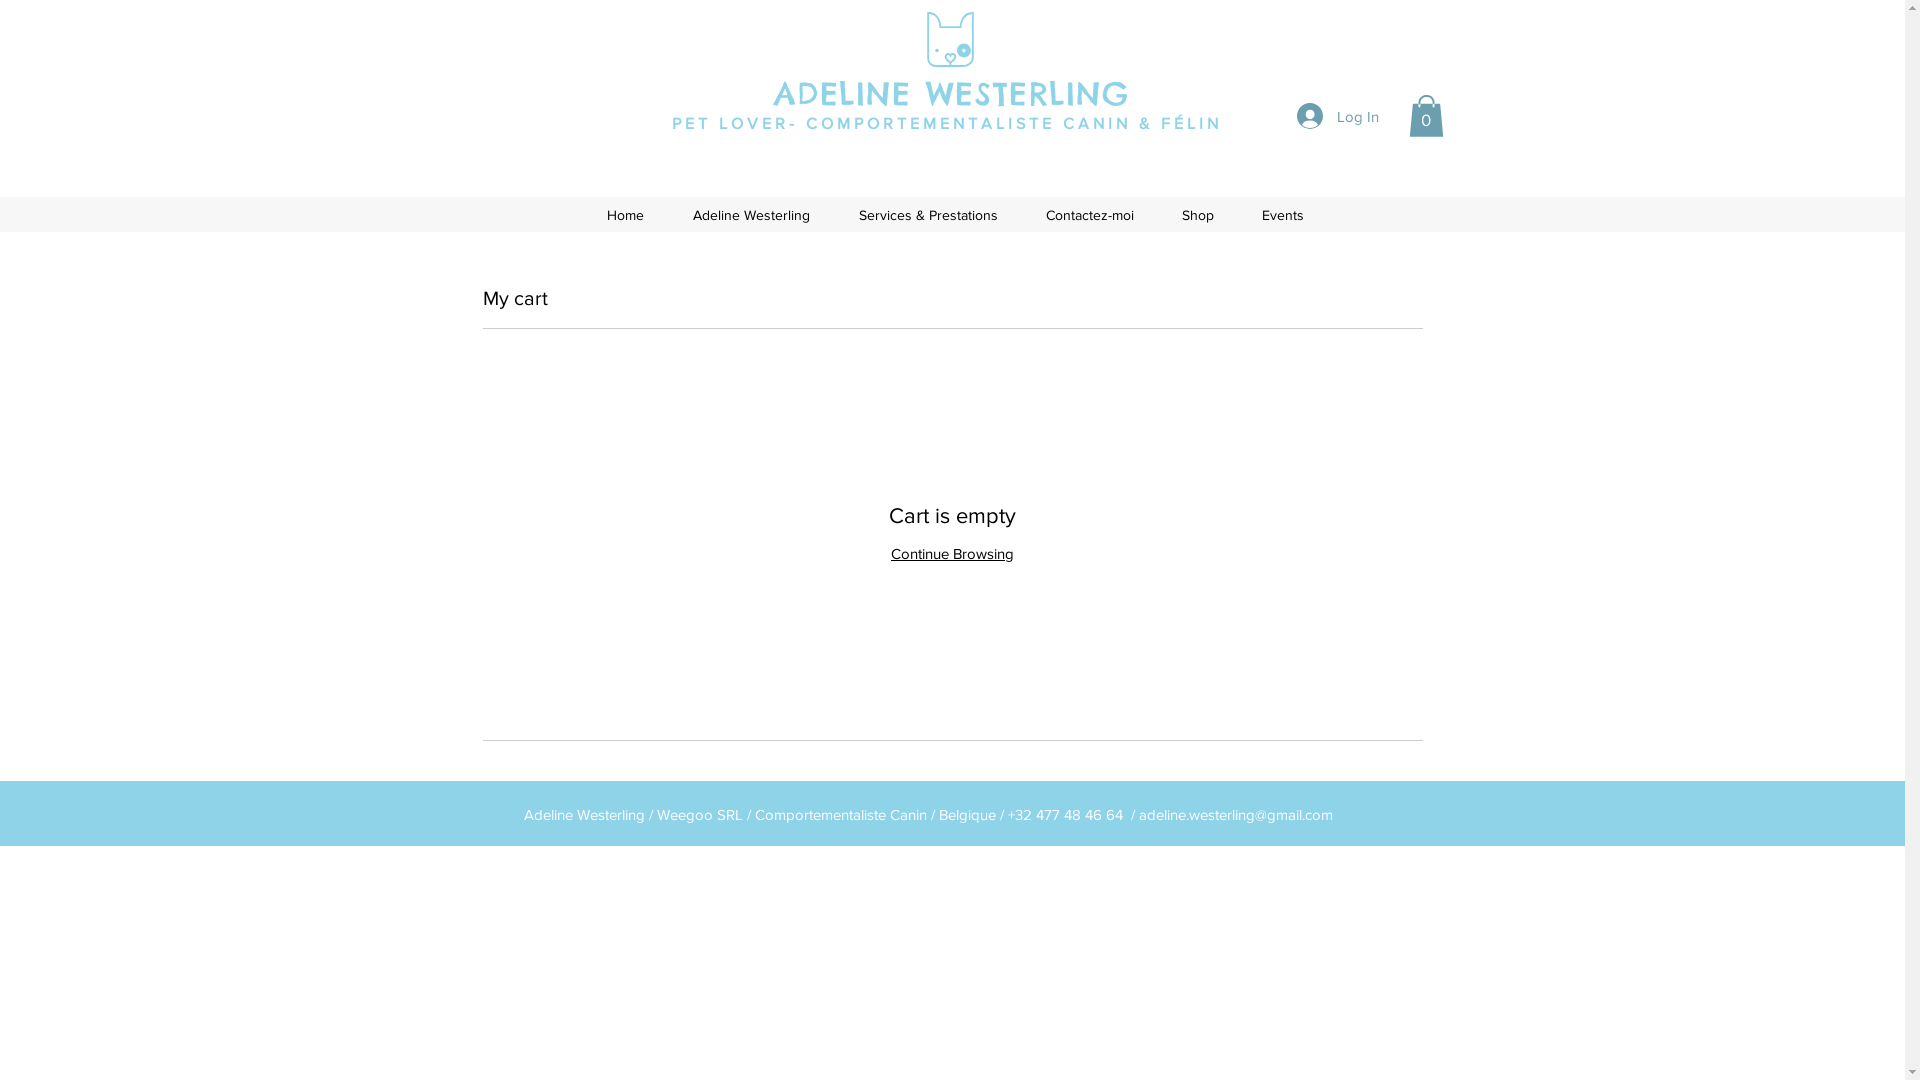 This screenshot has width=1920, height=1080. What do you see at coordinates (951, 553) in the screenshot?
I see `'Continue Browsing'` at bounding box center [951, 553].